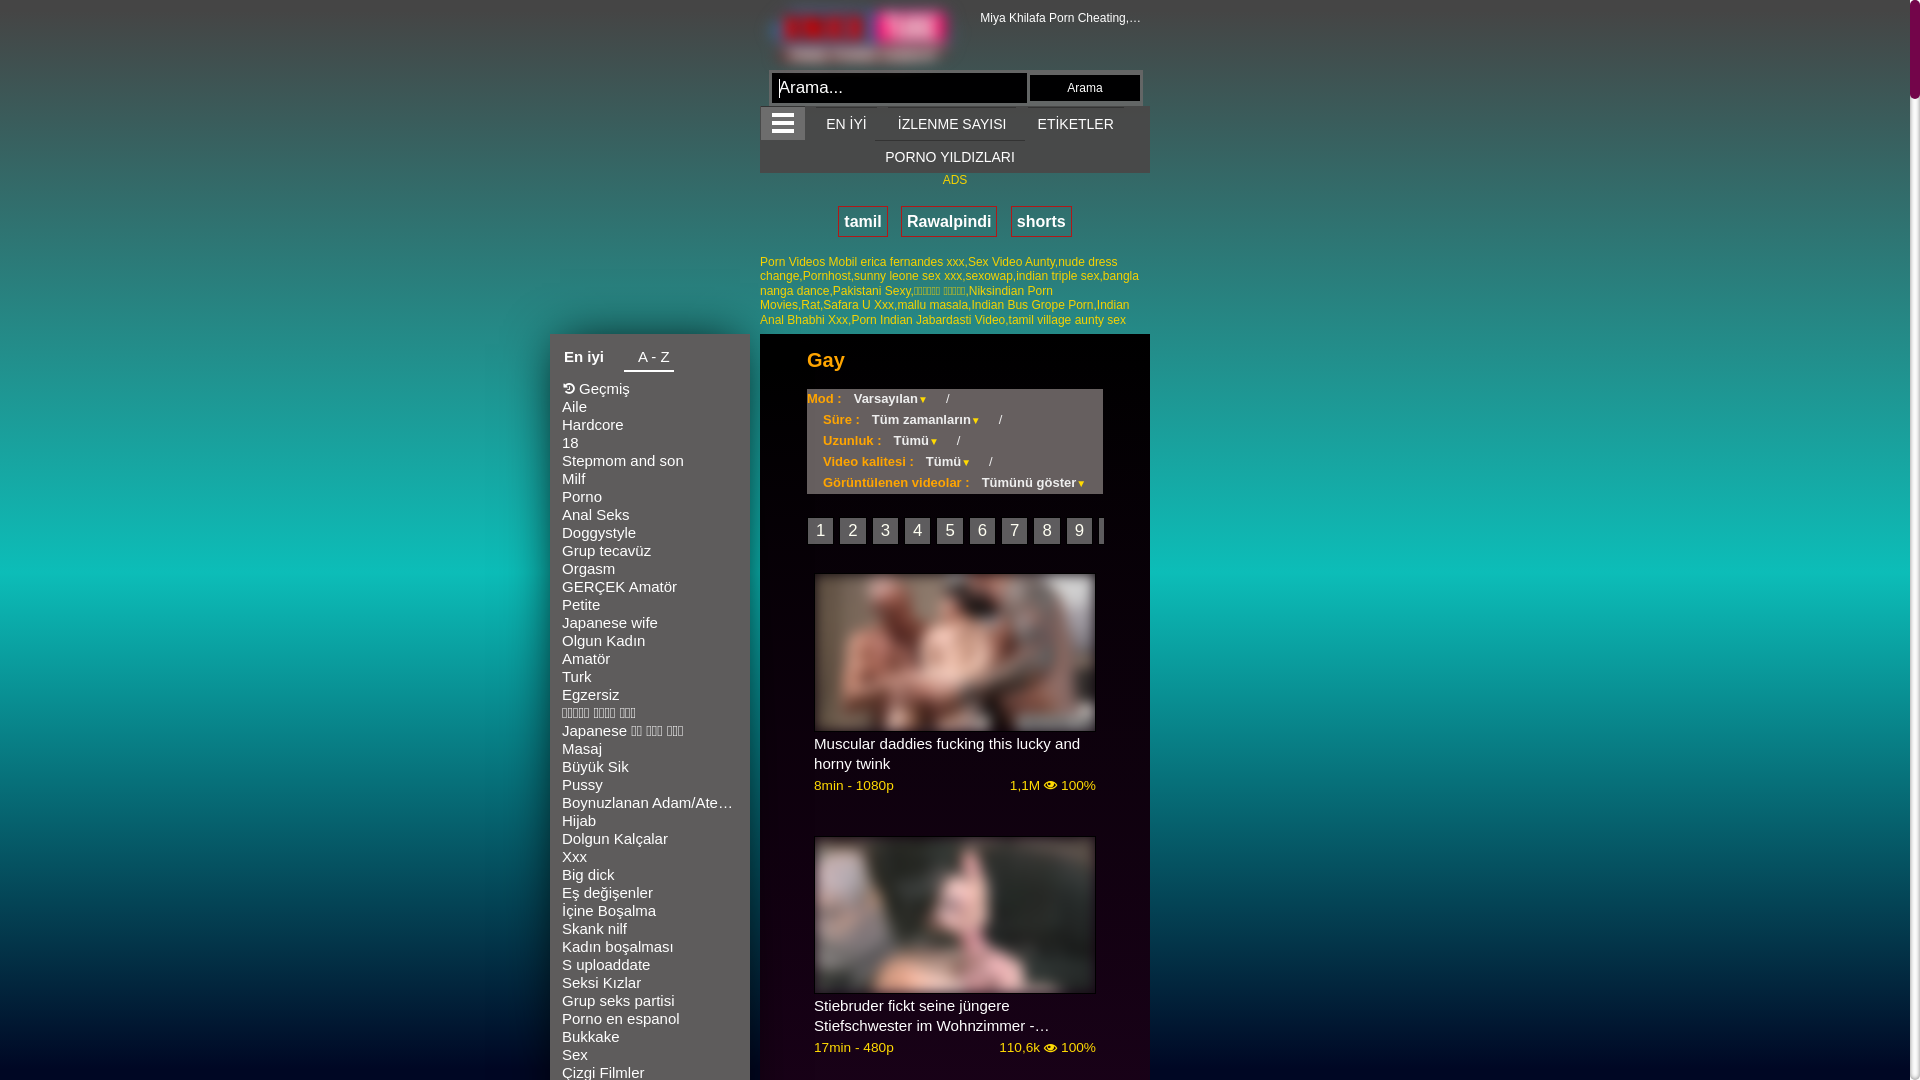 The height and width of the screenshot is (1080, 1920). Describe the element at coordinates (1064, 530) in the screenshot. I see `'9'` at that location.